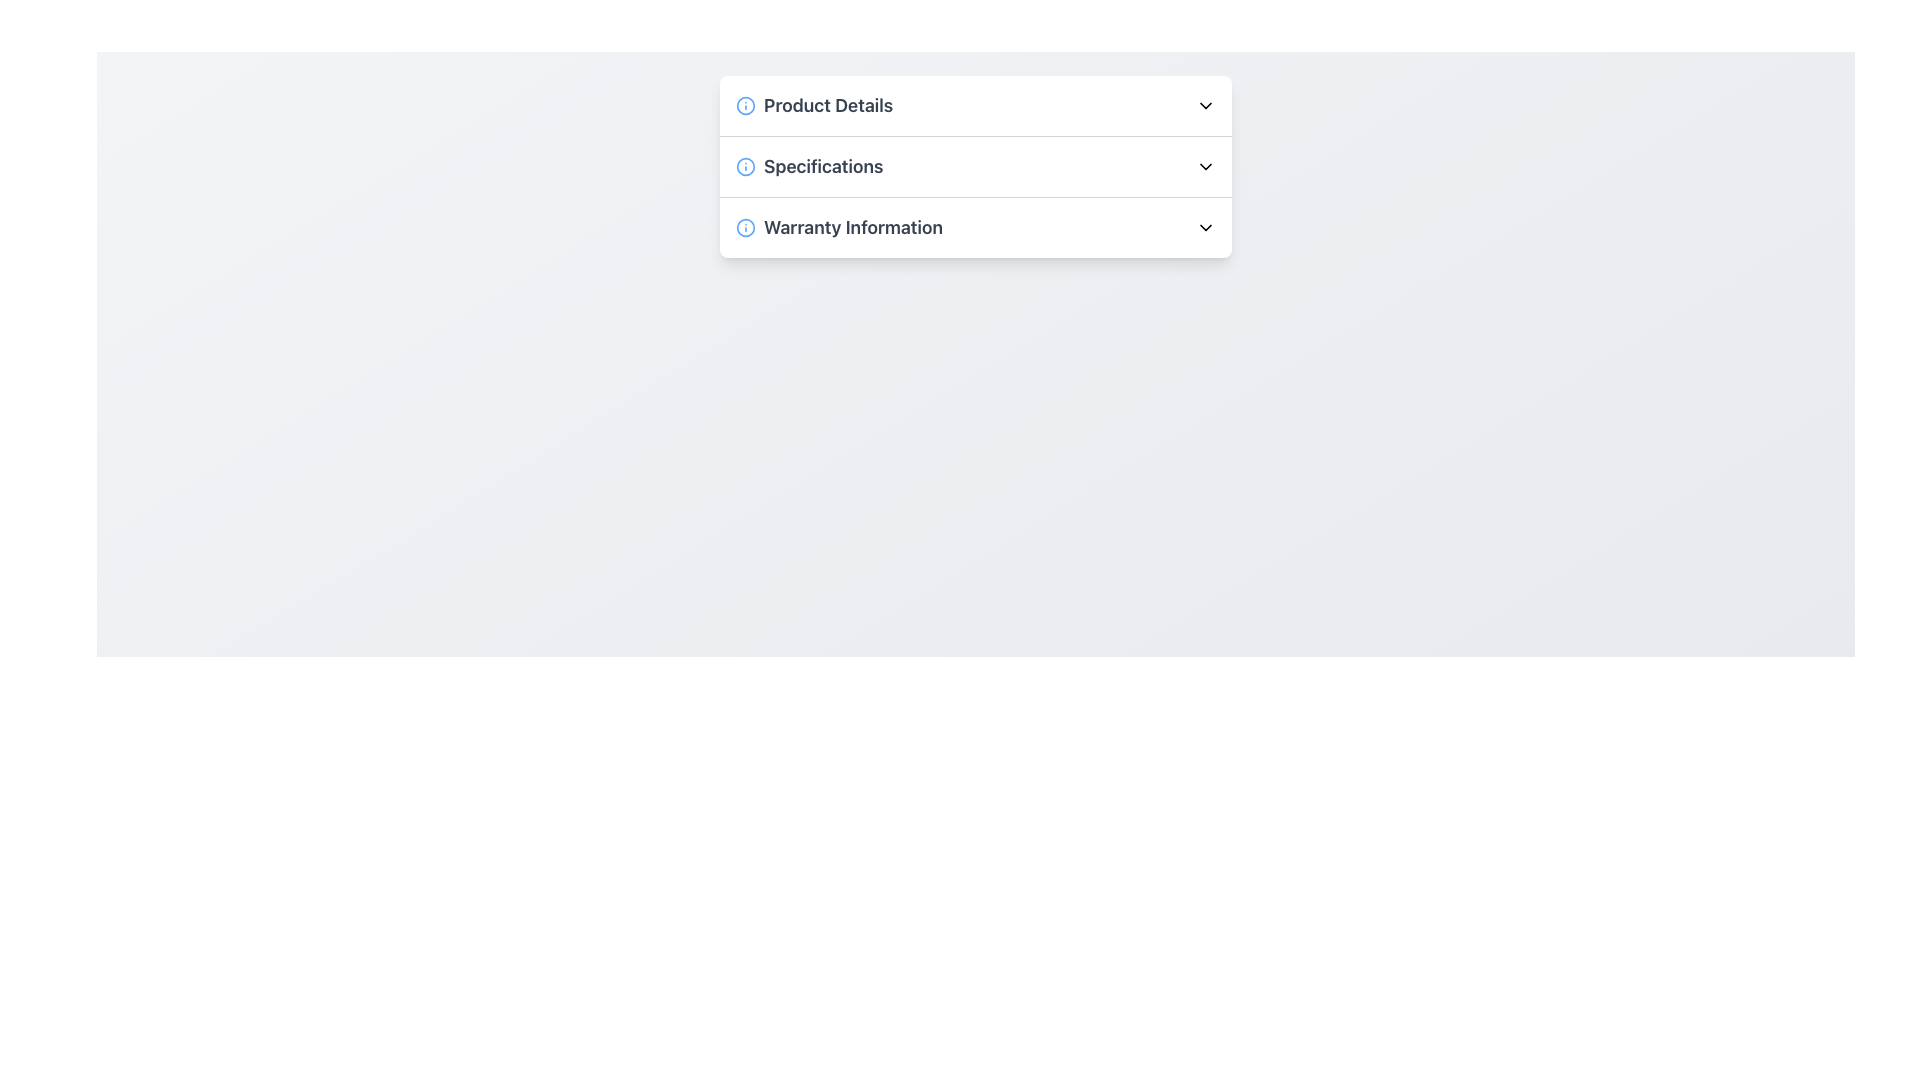  What do you see at coordinates (839, 226) in the screenshot?
I see `the icon associated with the warranty information label, which is the third item in a vertical list following 'Product Details' and 'Specifications'` at bounding box center [839, 226].